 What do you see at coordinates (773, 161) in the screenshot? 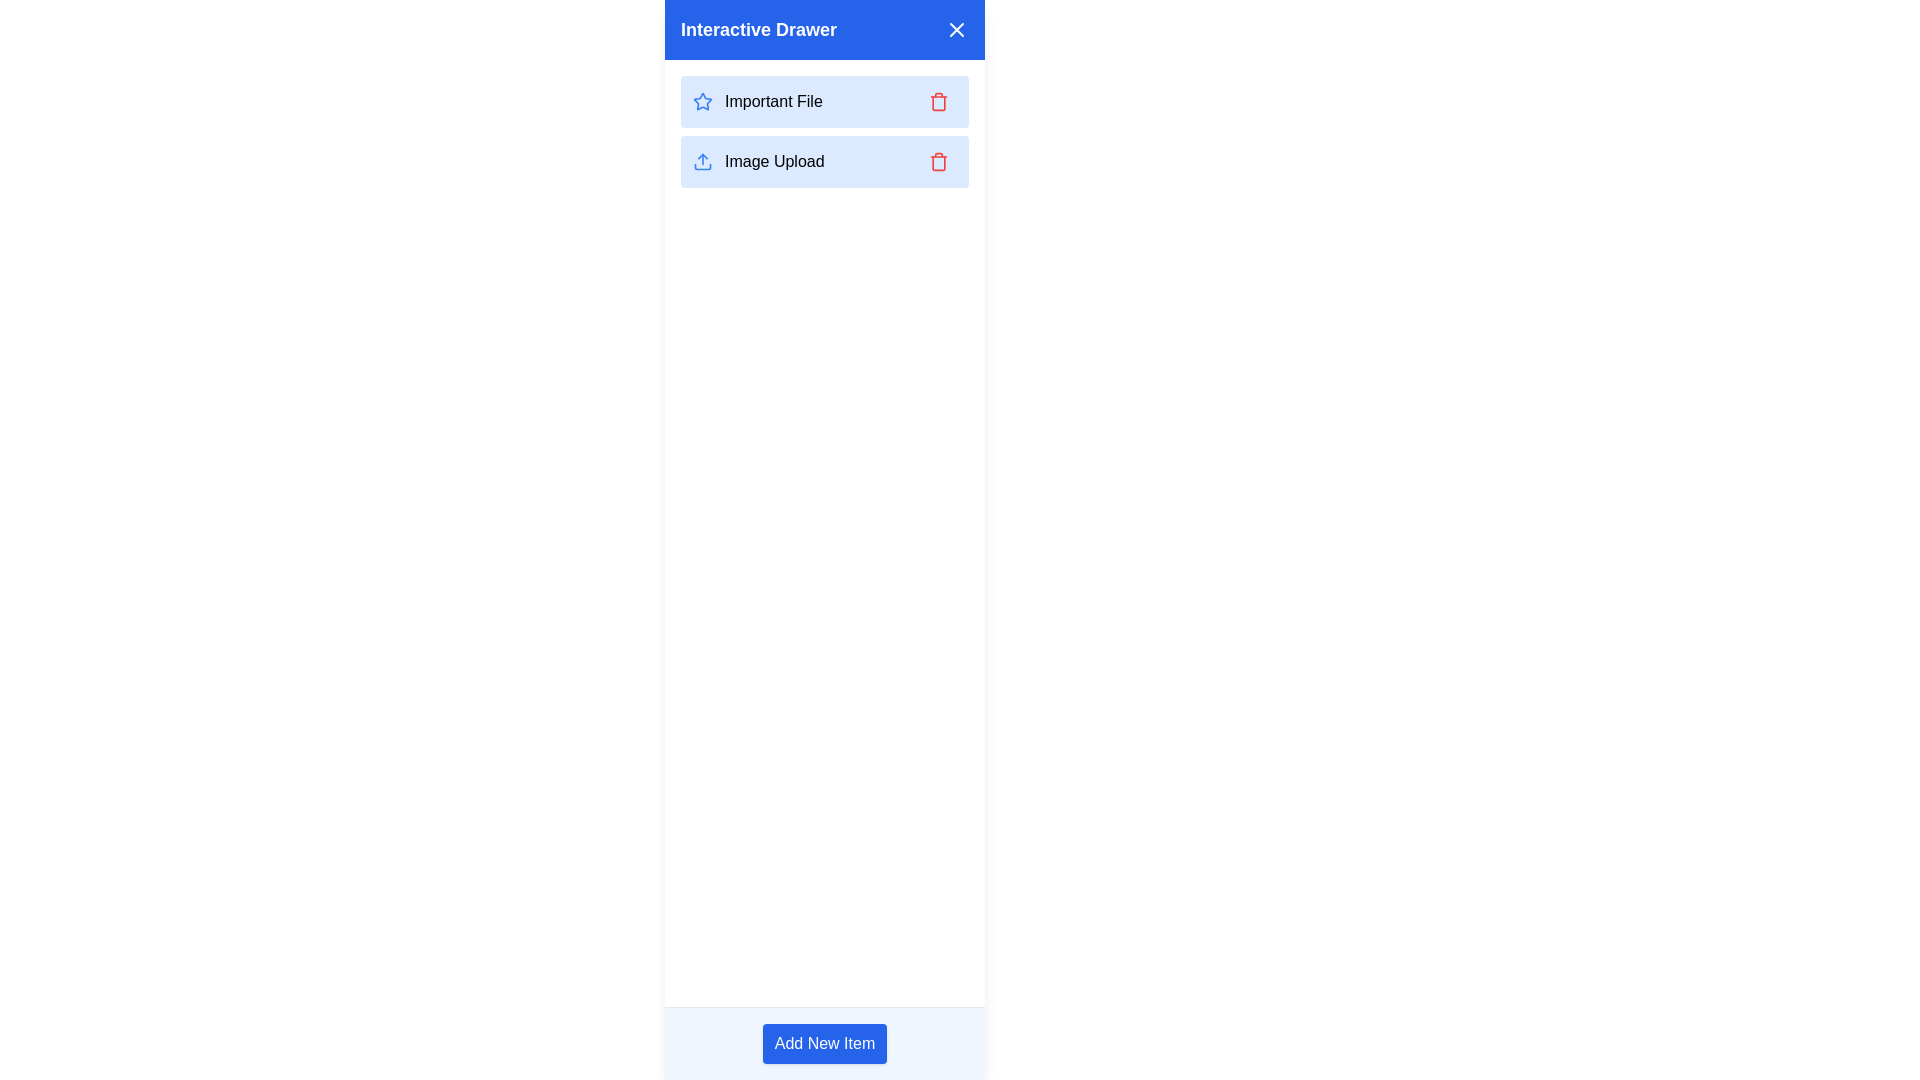
I see `the 'Image Upload' label in the Interactive Drawer sidebar, which is positioned below 'Important File' and above 'Add New Item'` at bounding box center [773, 161].